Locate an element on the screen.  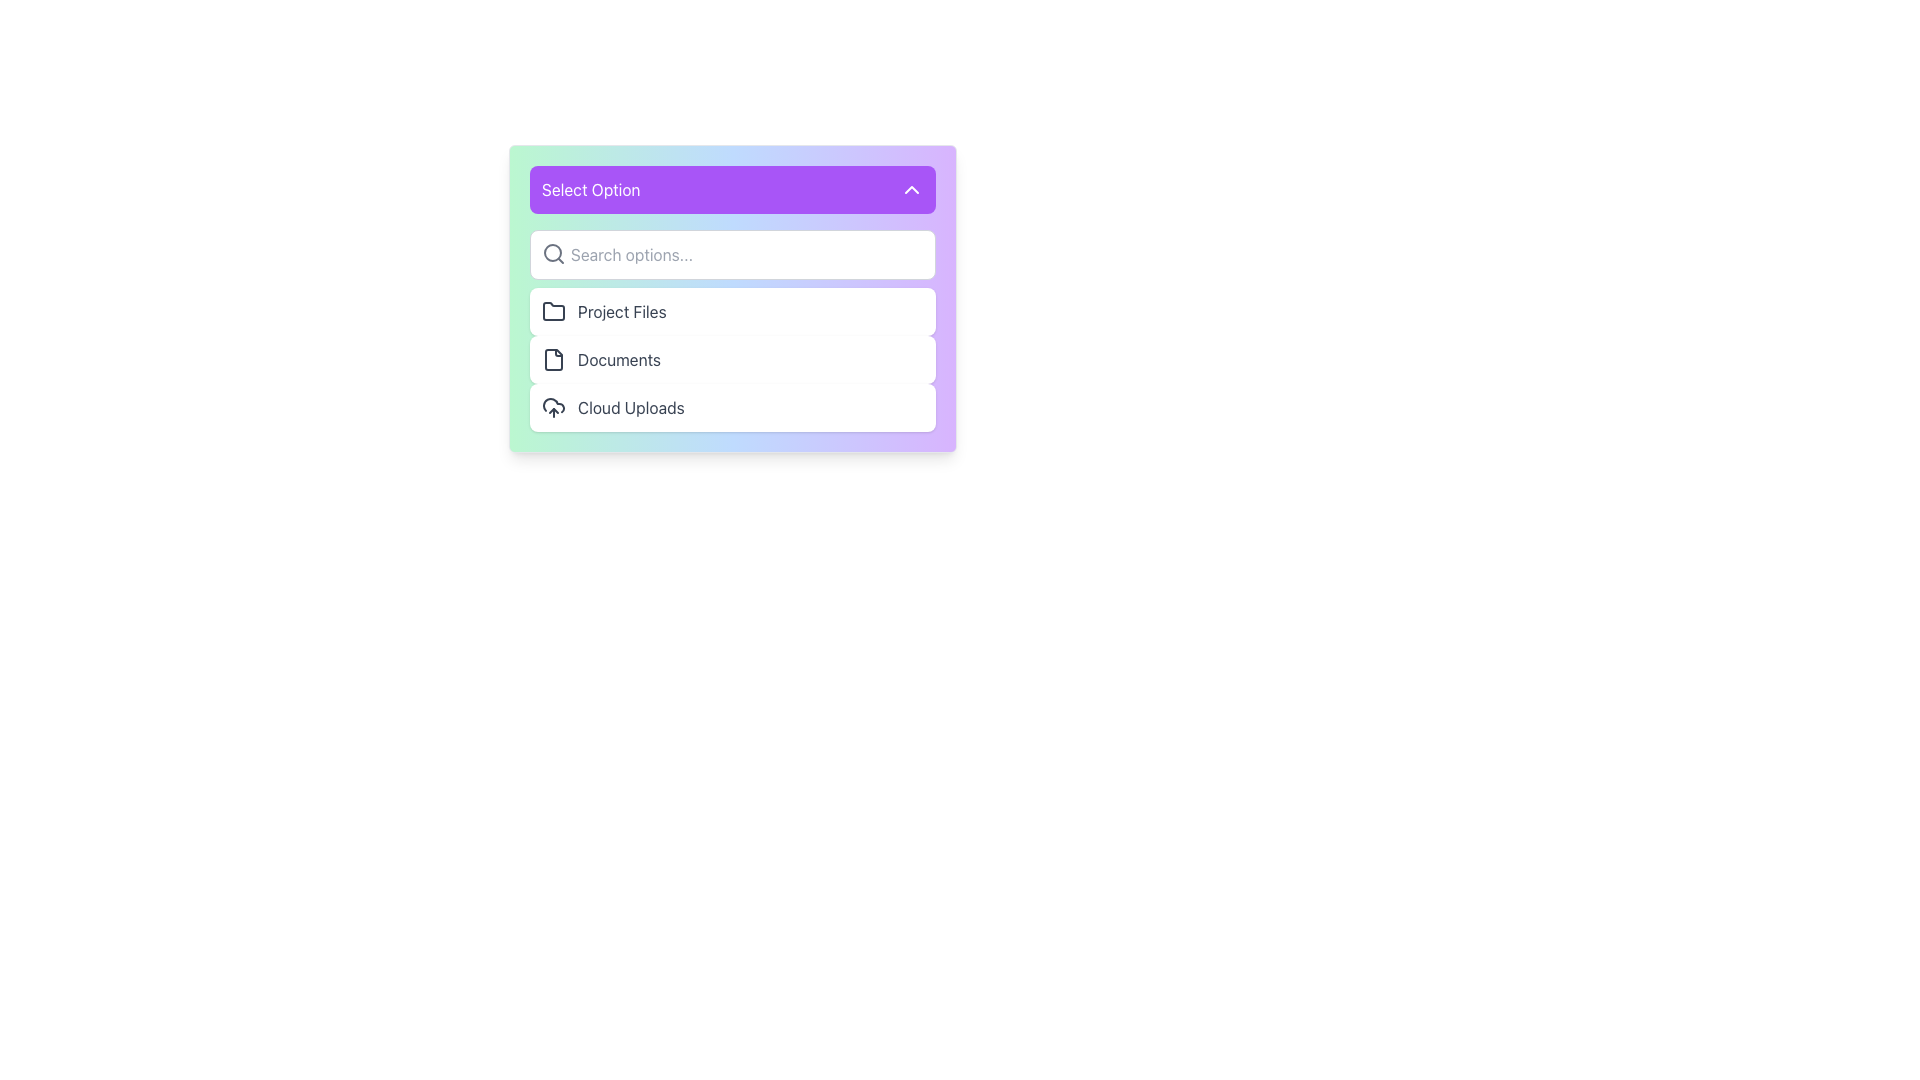
the 'Documents' text label, which is styled in a dark gray sans-serif font and is located in the second row of a vertical list in a dropdown menu is located at coordinates (618, 358).